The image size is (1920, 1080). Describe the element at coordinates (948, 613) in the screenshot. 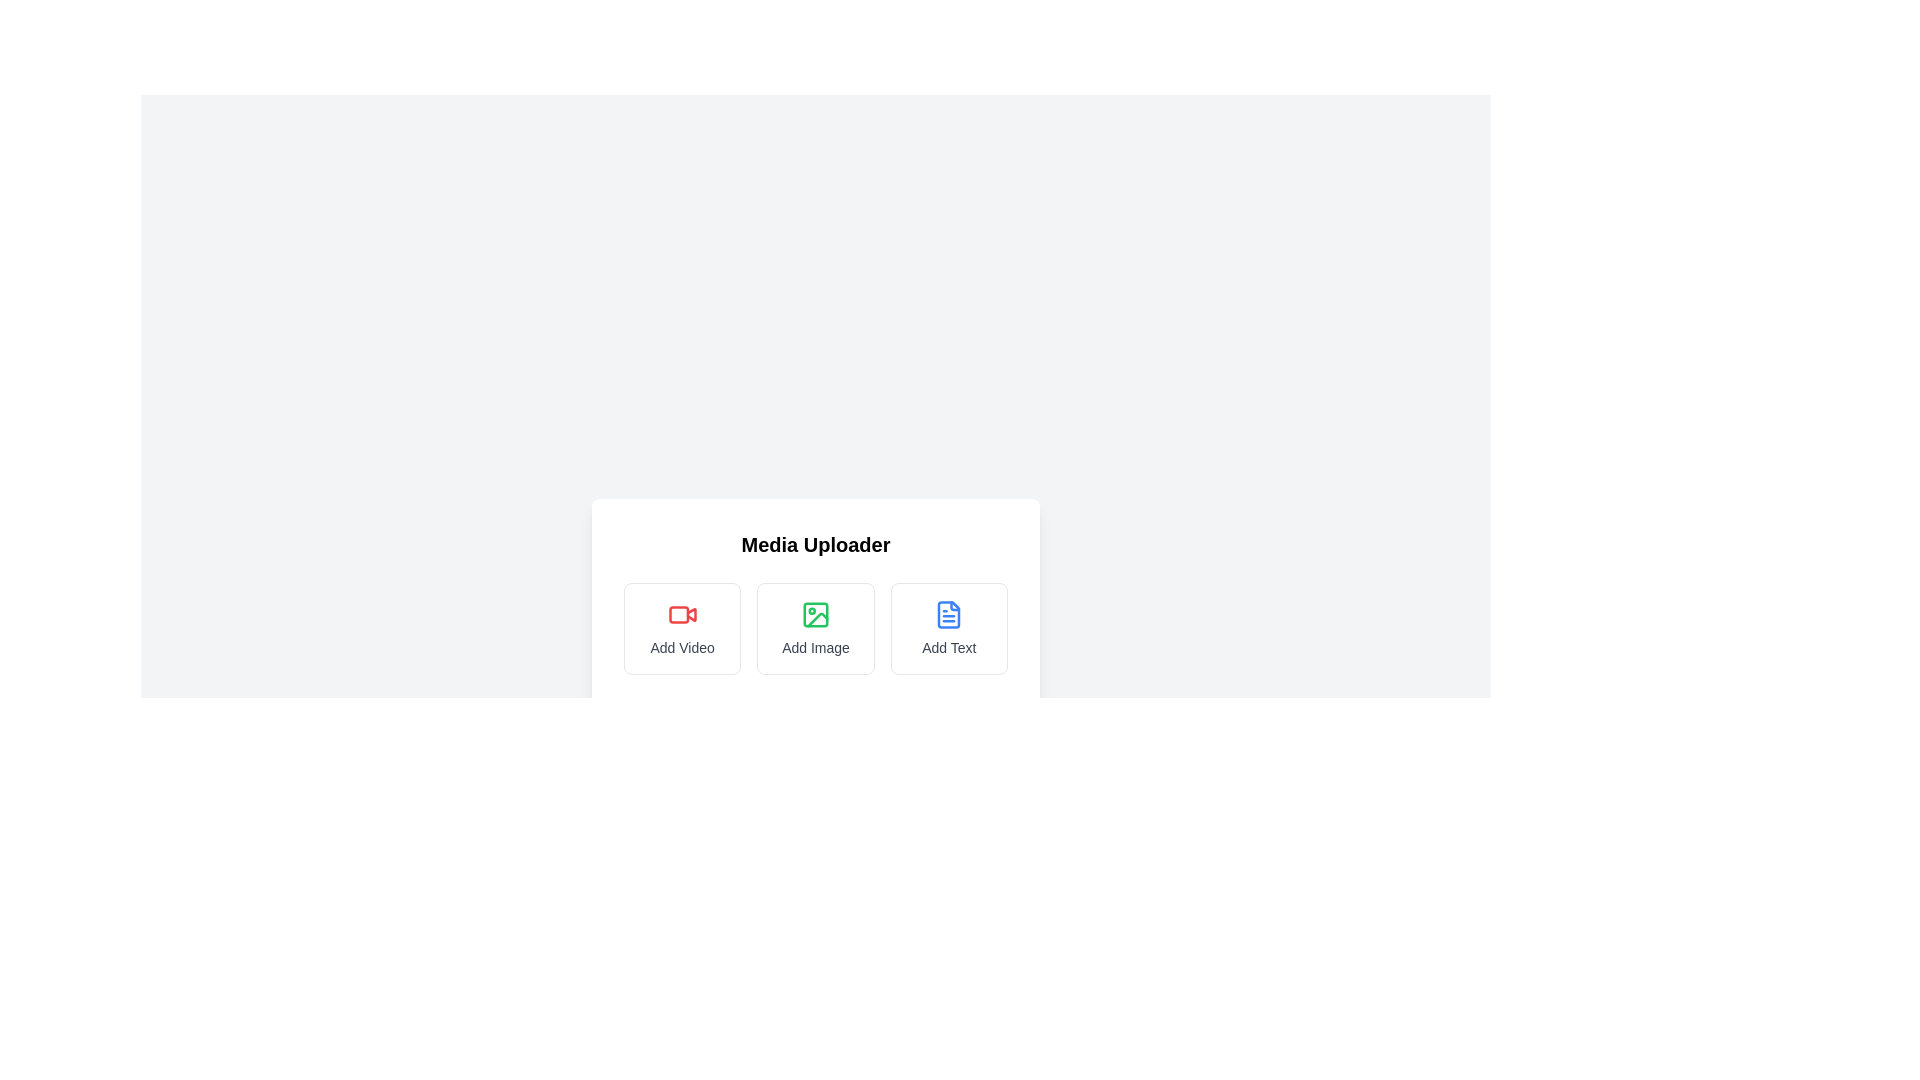

I see `the 'Add Text' icon located at the bottom center of the 'Media Uploader' section, which is the third icon from the left in a set of three options labeled 'Add Video', 'Add Image', and 'Add Text'` at that location.